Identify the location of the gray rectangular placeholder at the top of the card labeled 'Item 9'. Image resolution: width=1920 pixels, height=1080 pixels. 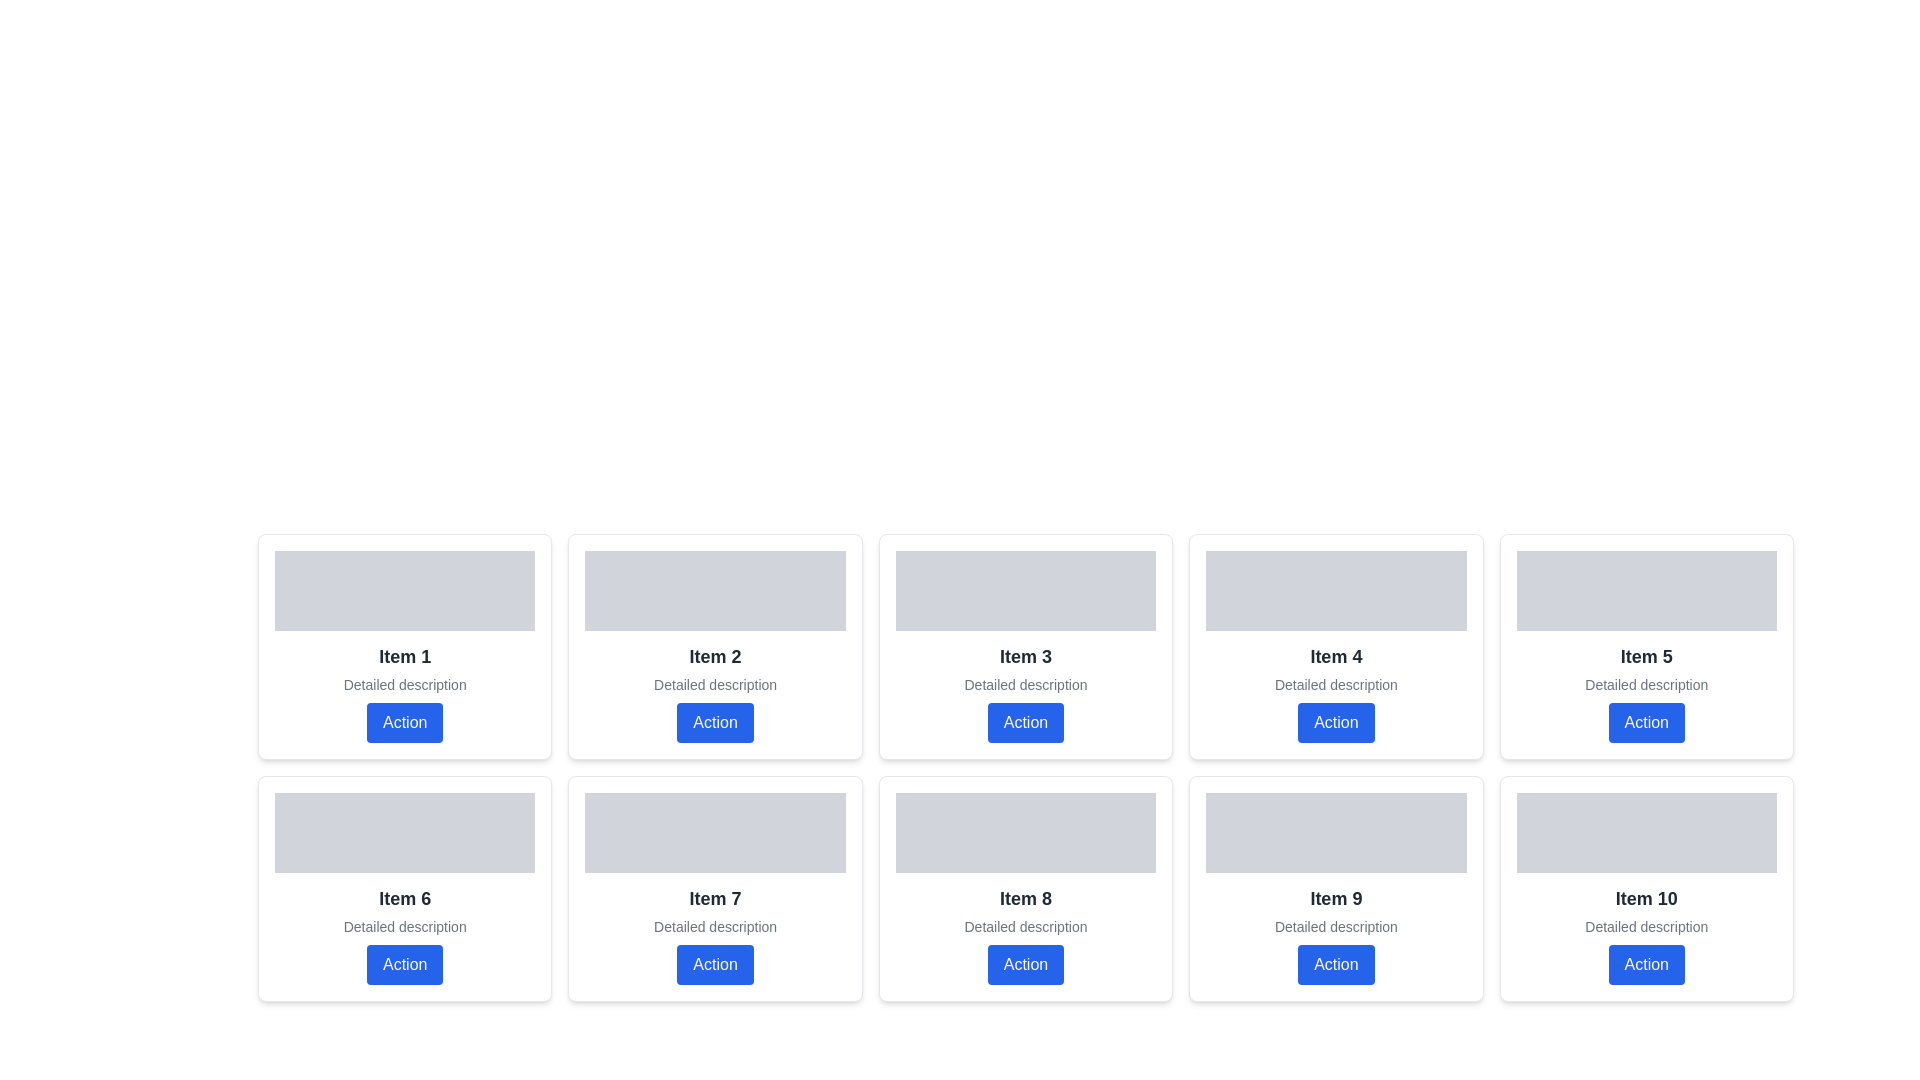
(1336, 833).